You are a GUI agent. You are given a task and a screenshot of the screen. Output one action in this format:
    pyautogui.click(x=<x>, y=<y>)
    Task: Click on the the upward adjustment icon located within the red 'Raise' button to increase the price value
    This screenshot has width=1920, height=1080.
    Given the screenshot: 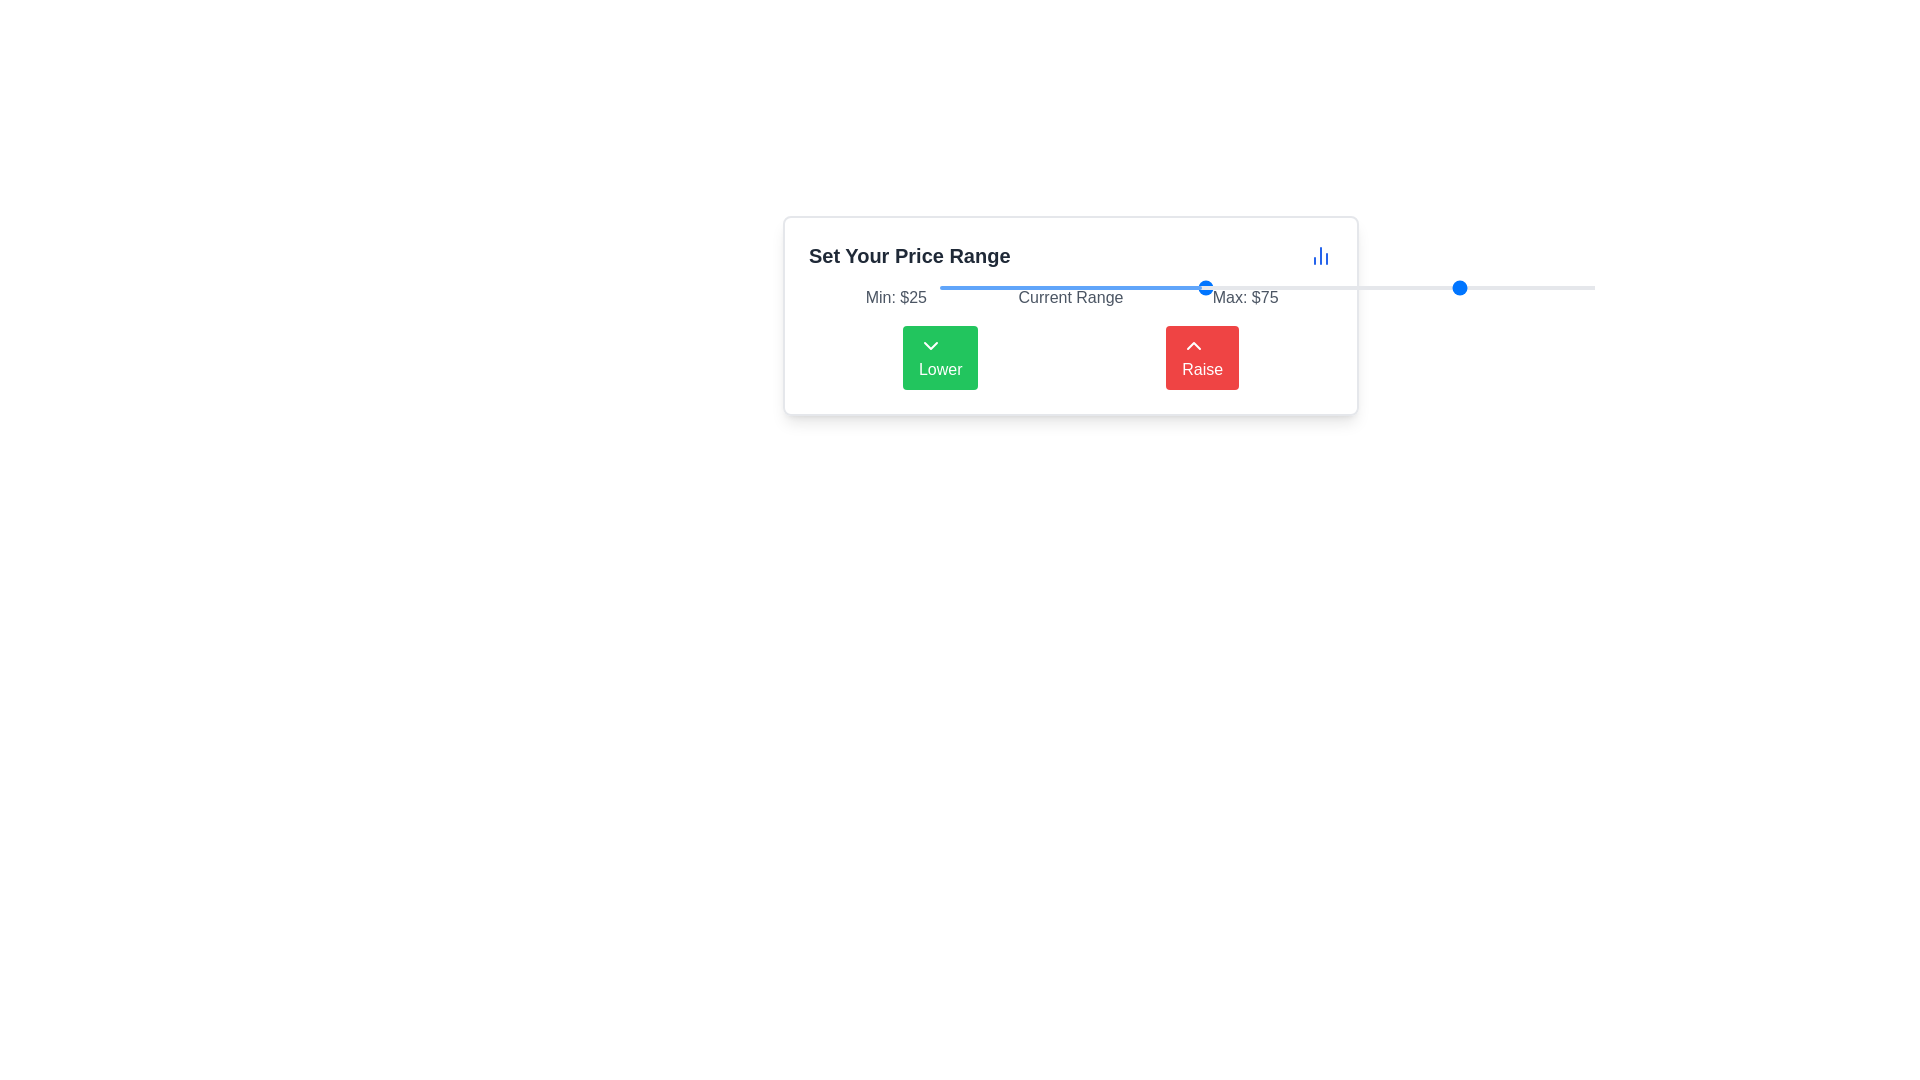 What is the action you would take?
    pyautogui.click(x=1194, y=345)
    